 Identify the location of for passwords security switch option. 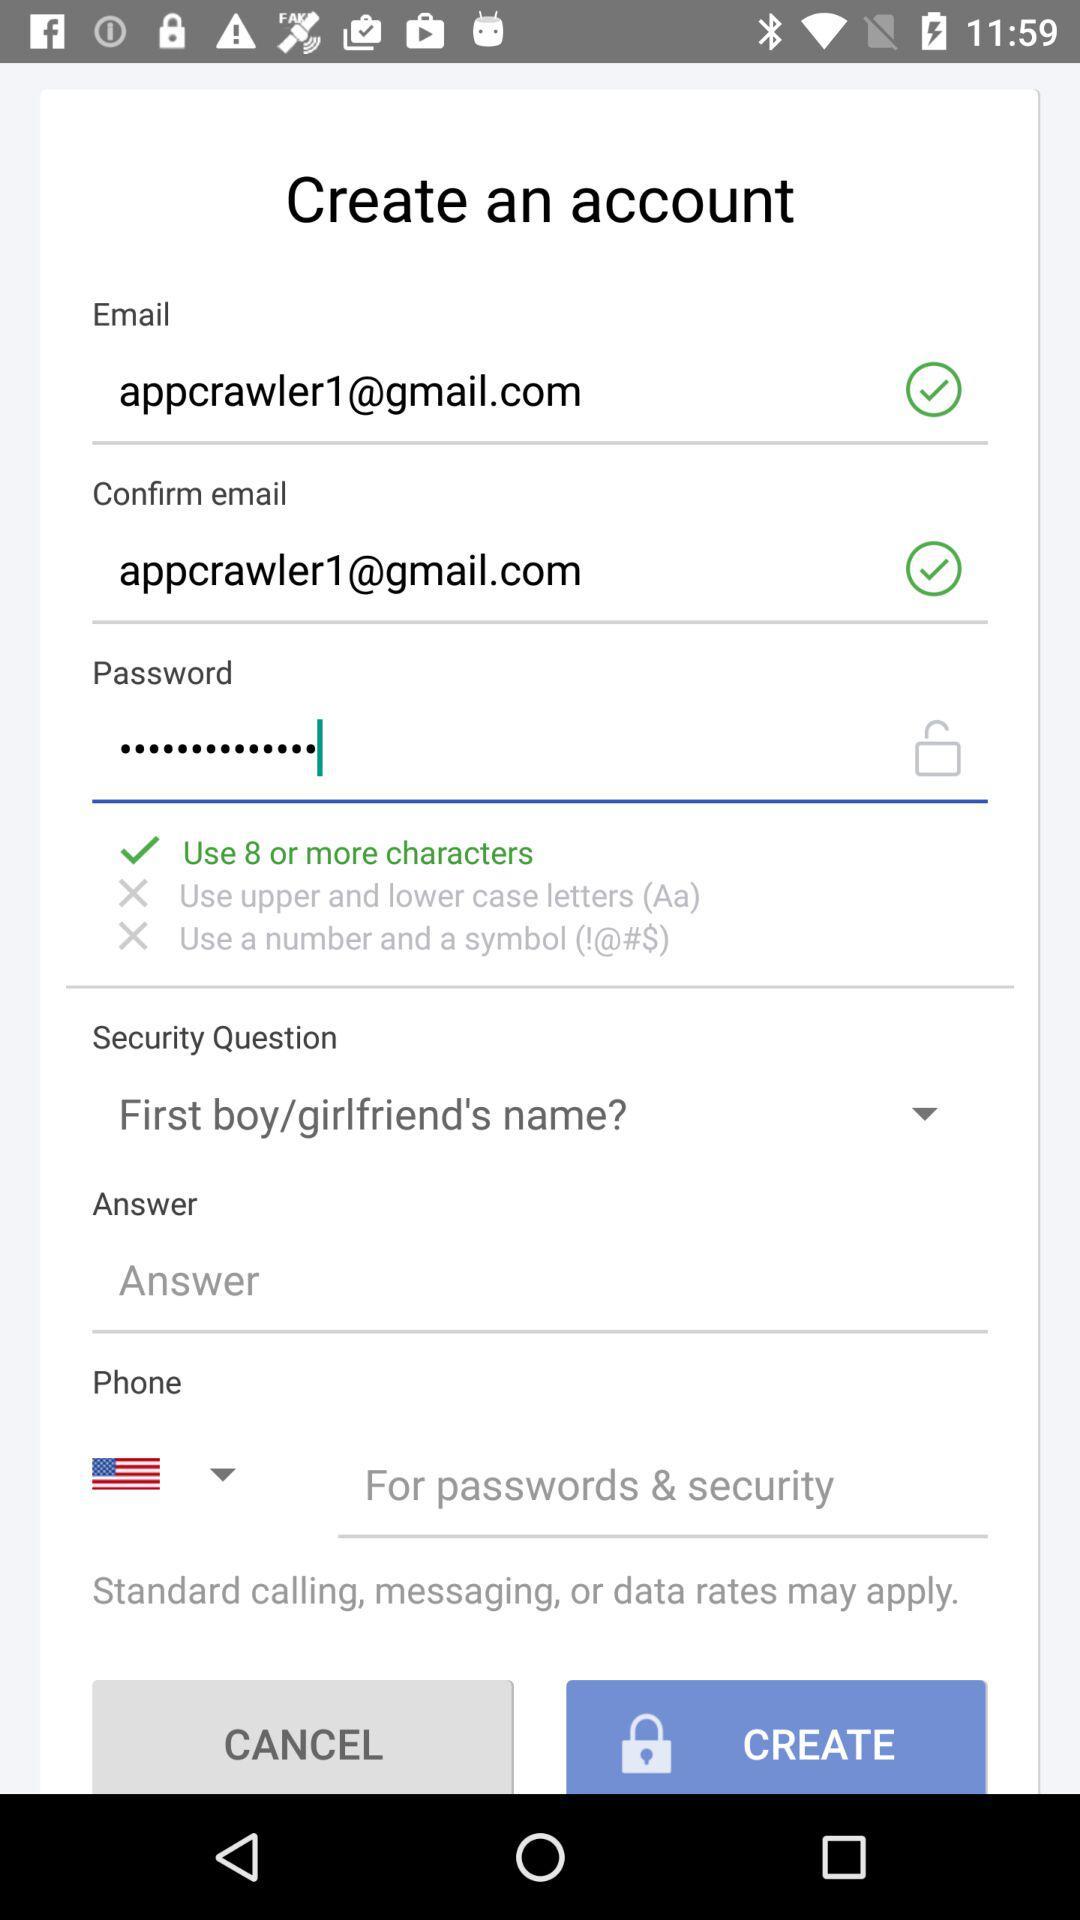
(663, 1483).